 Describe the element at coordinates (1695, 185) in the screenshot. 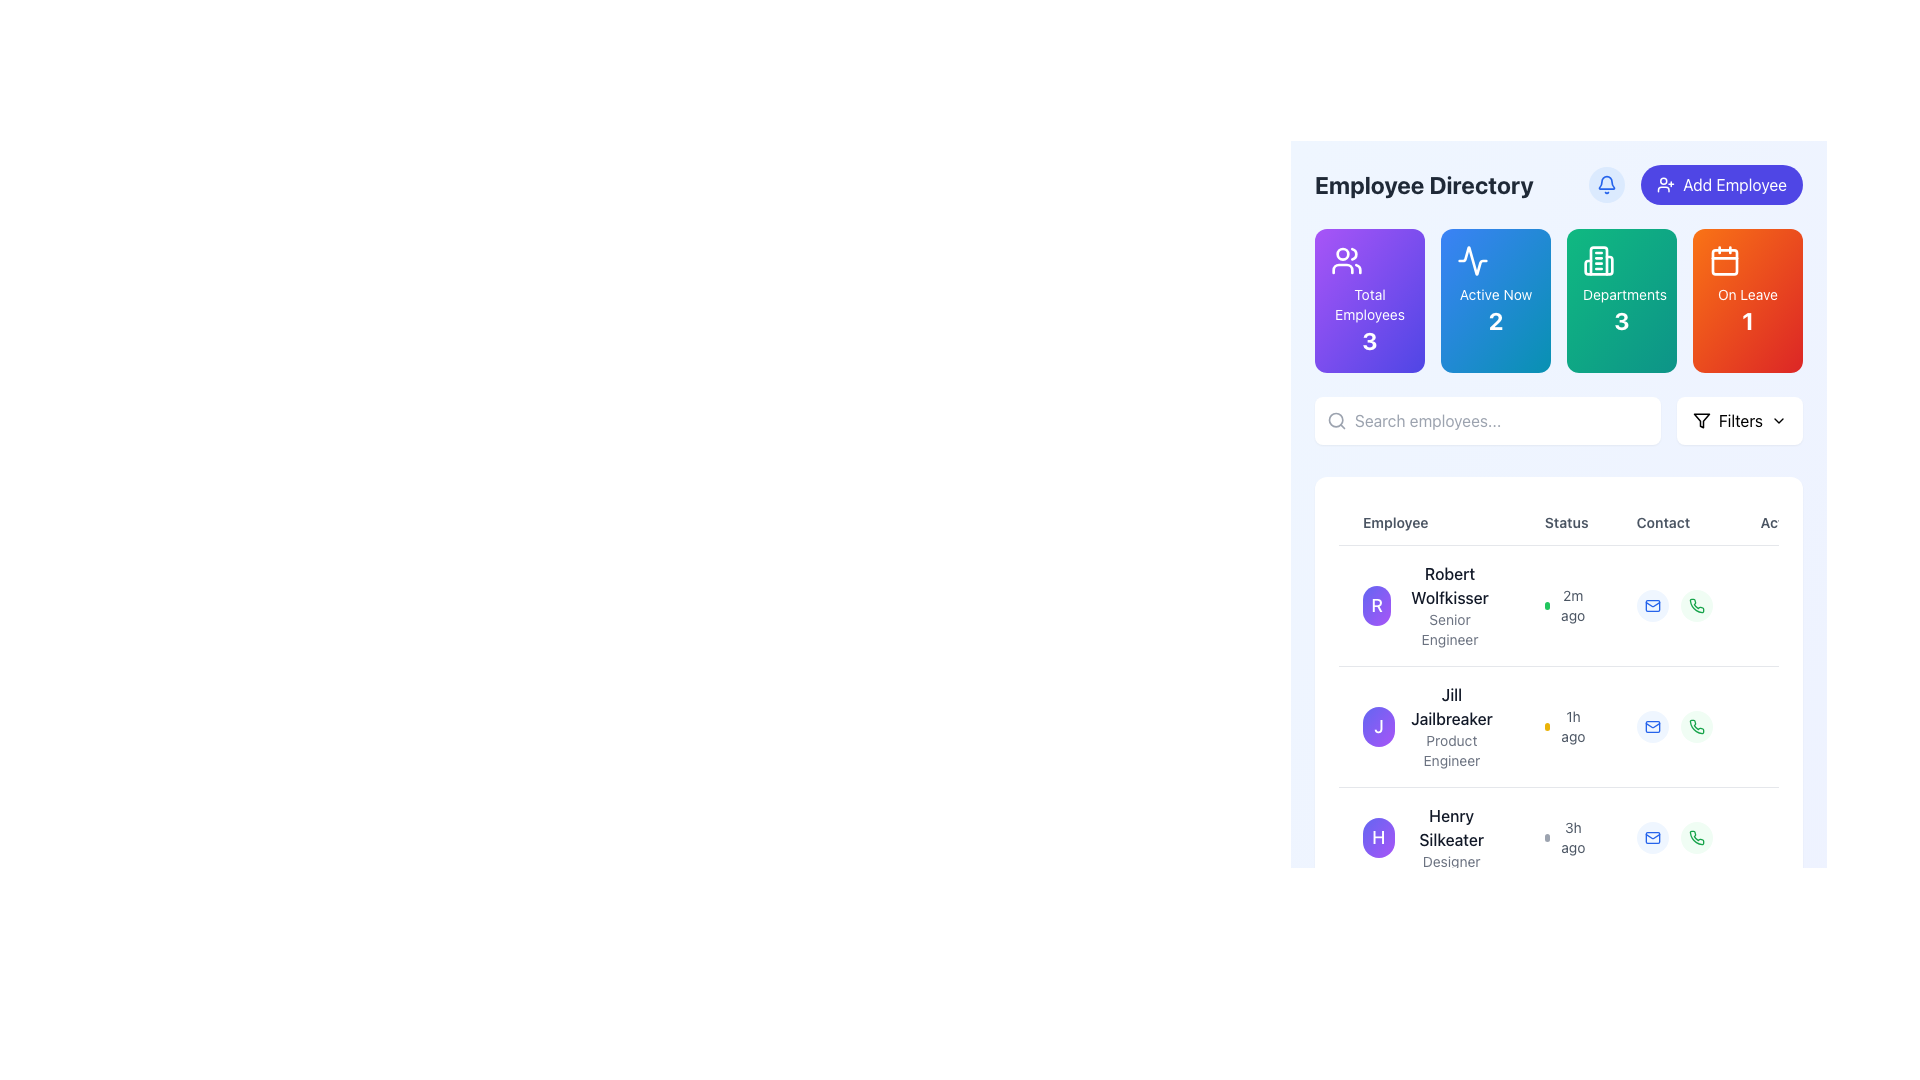

I see `the 'Add Employee' button located at the top-right of the 'Employee Directory' section` at that location.